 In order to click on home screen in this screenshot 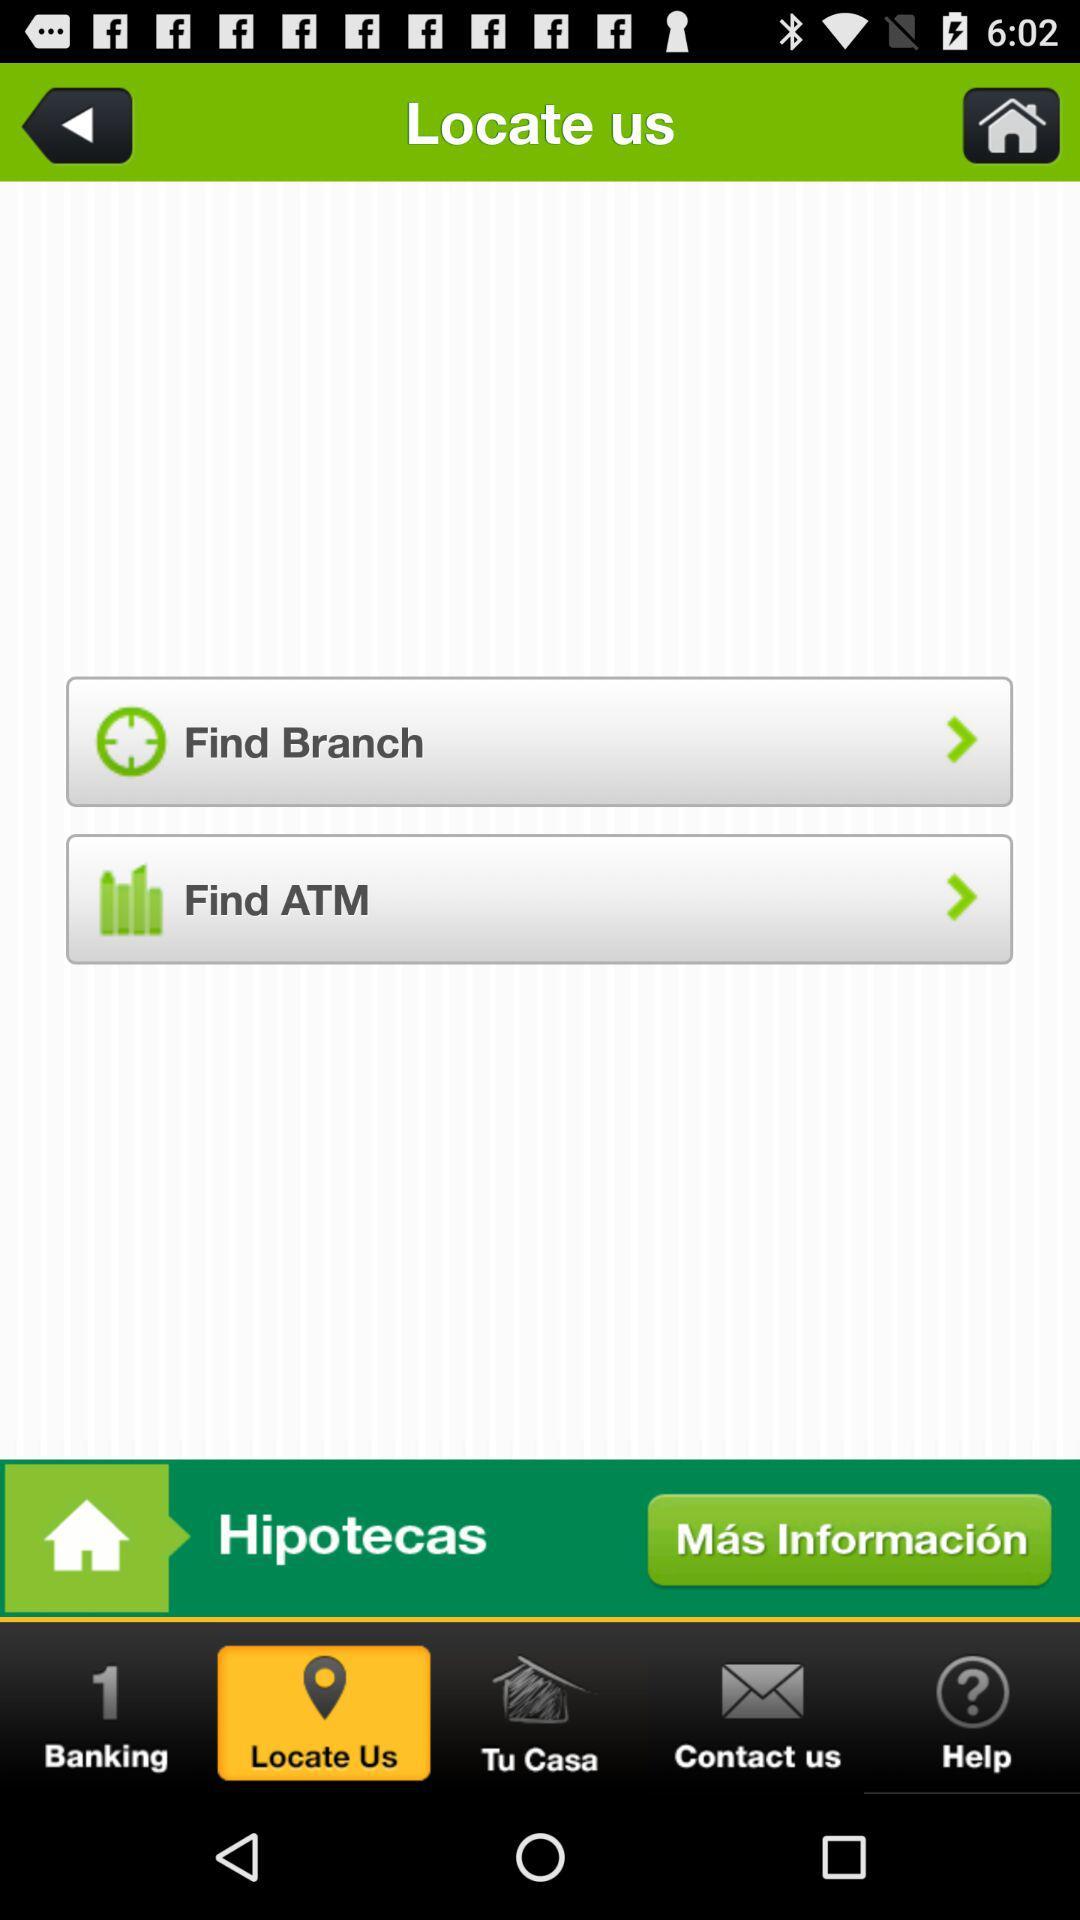, I will do `click(999, 121)`.